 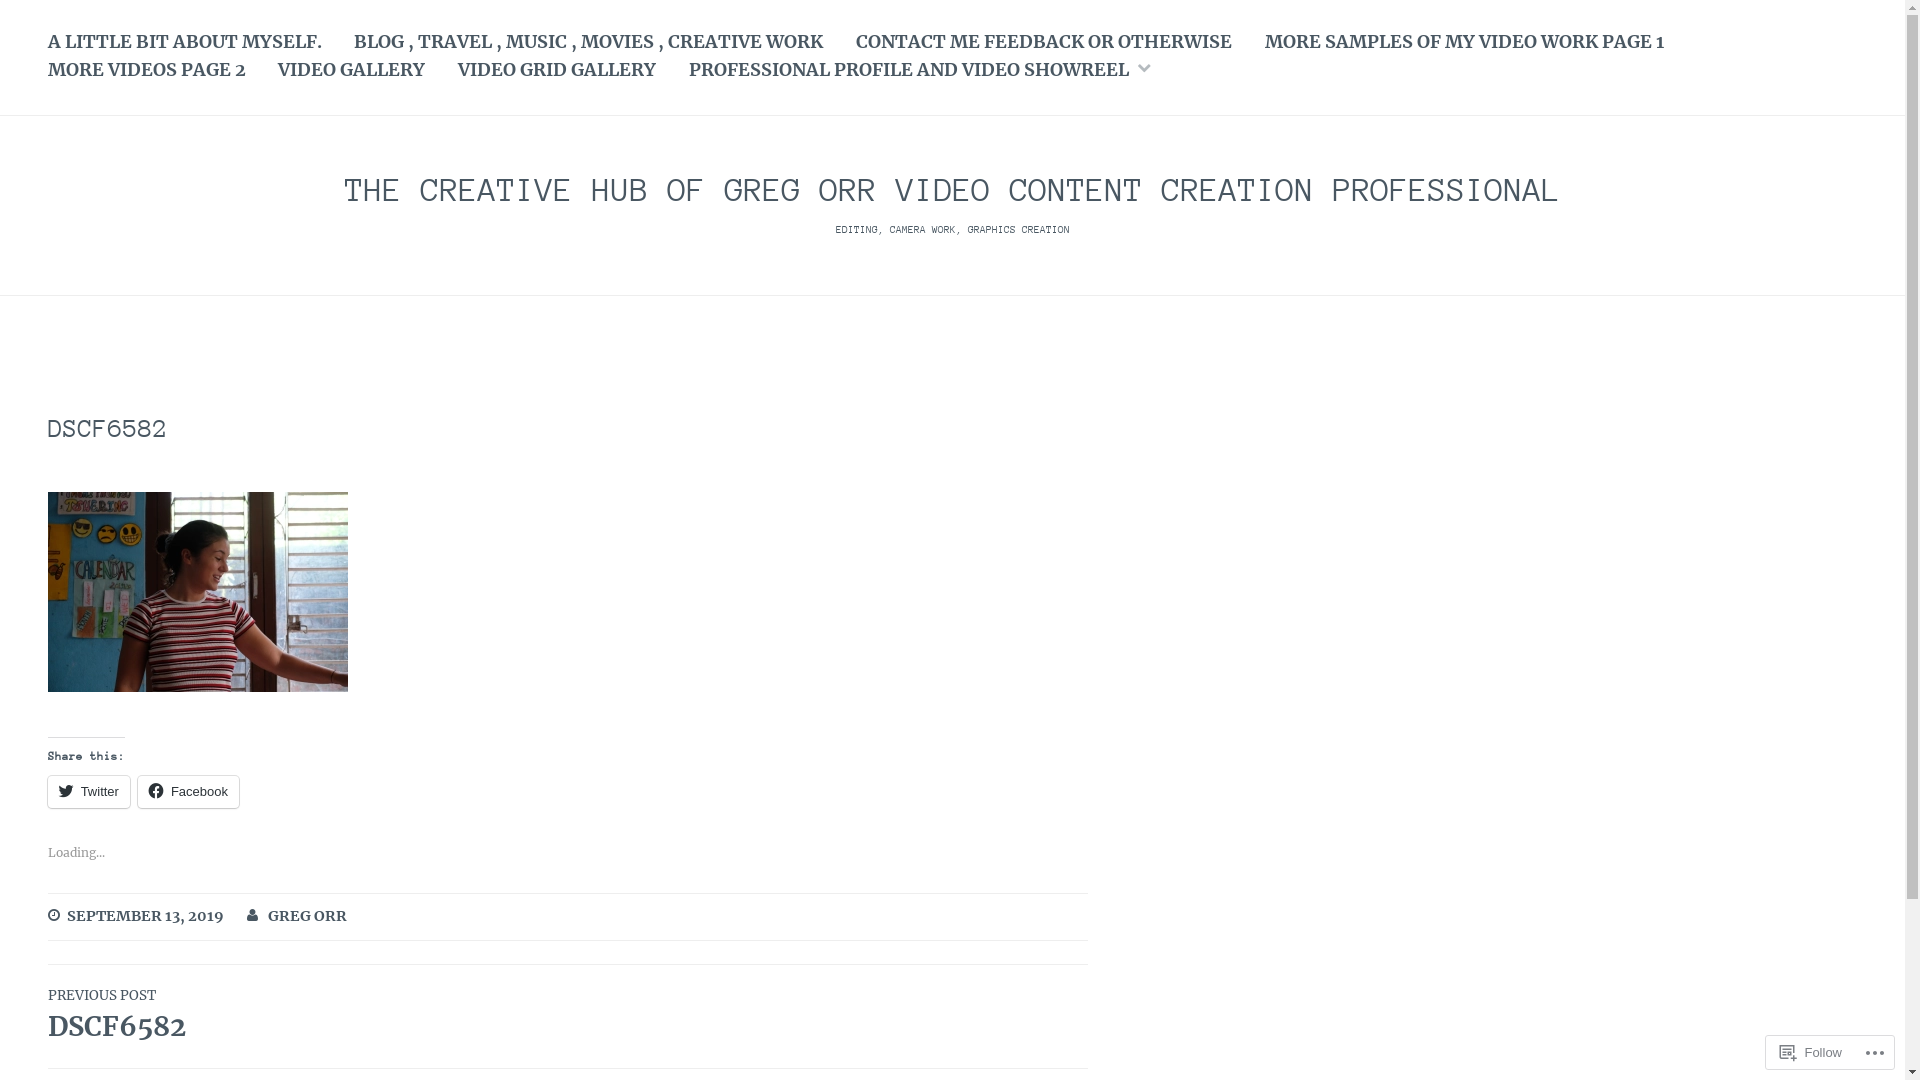 I want to click on 'SEPTEMBER 13, 2019', so click(x=144, y=917).